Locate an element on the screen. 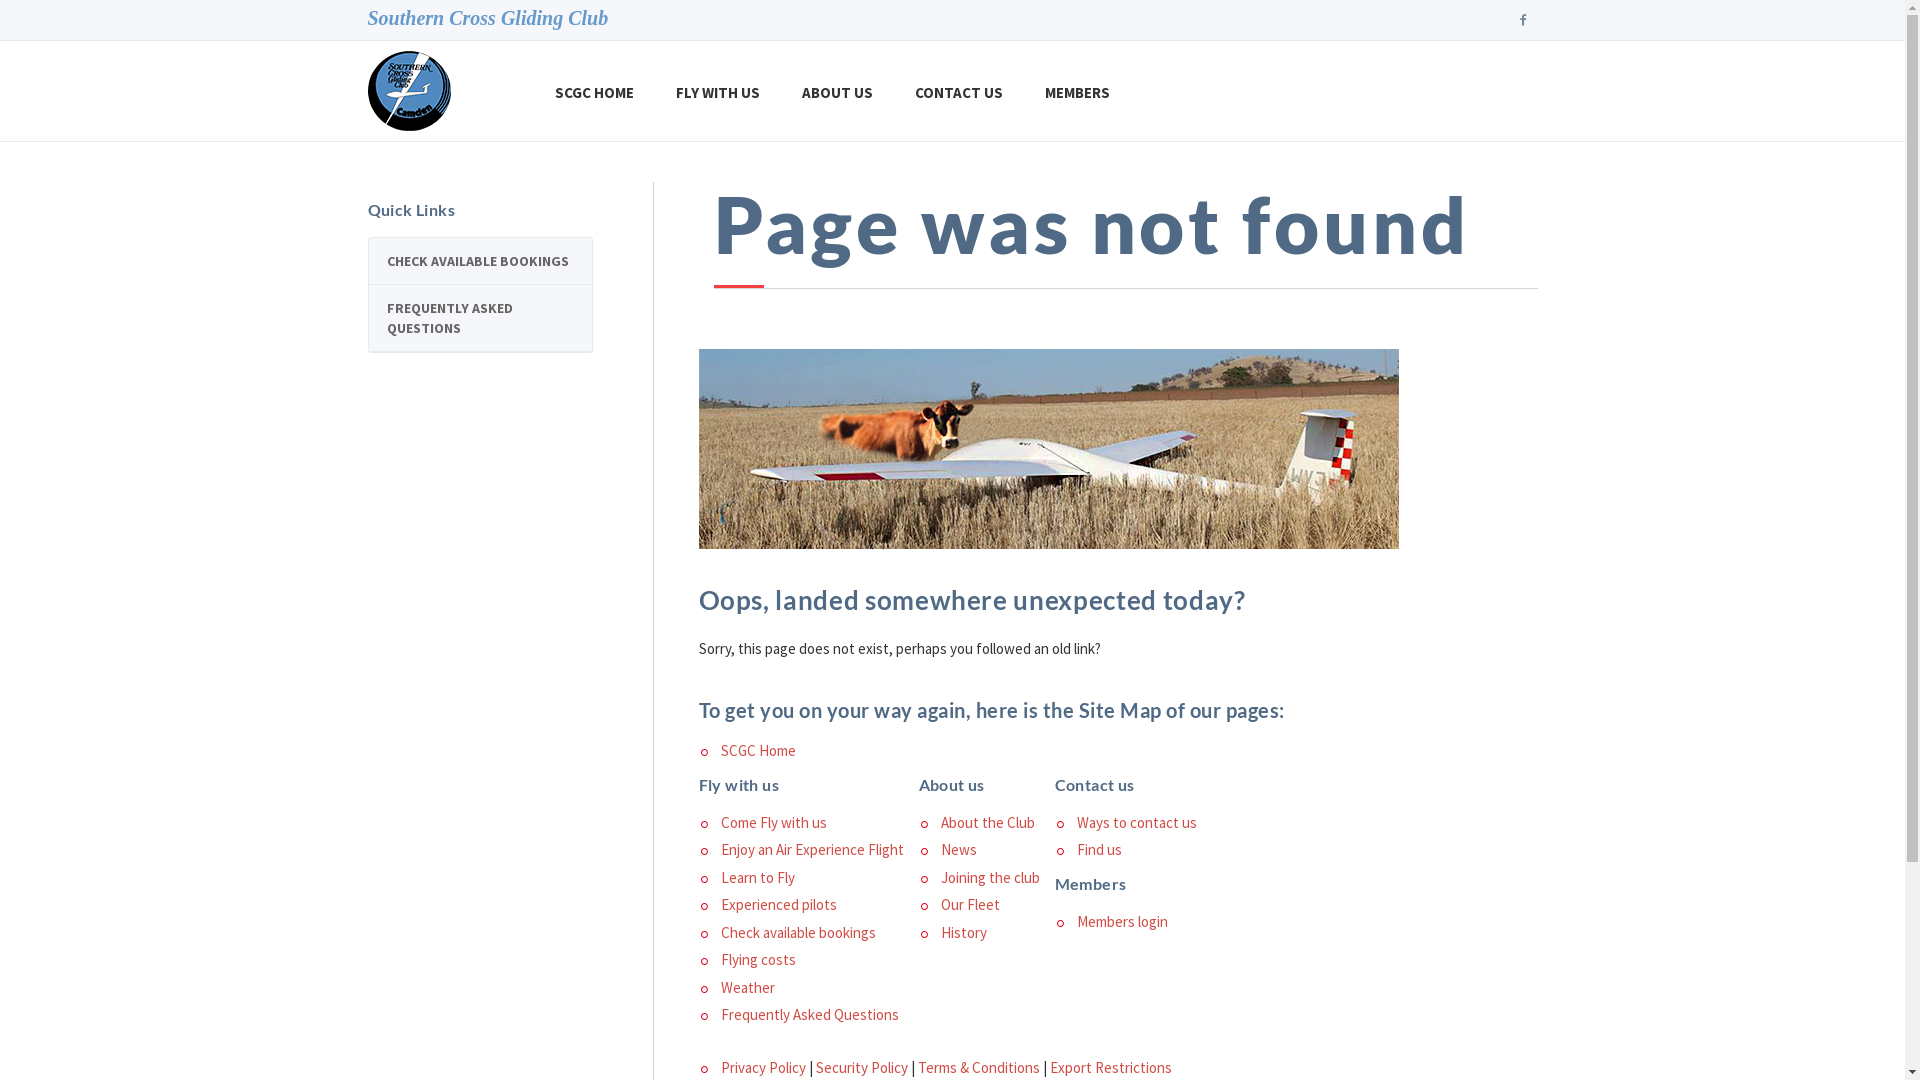 The height and width of the screenshot is (1080, 1920). 'Ways to contact us' is located at coordinates (1136, 822).